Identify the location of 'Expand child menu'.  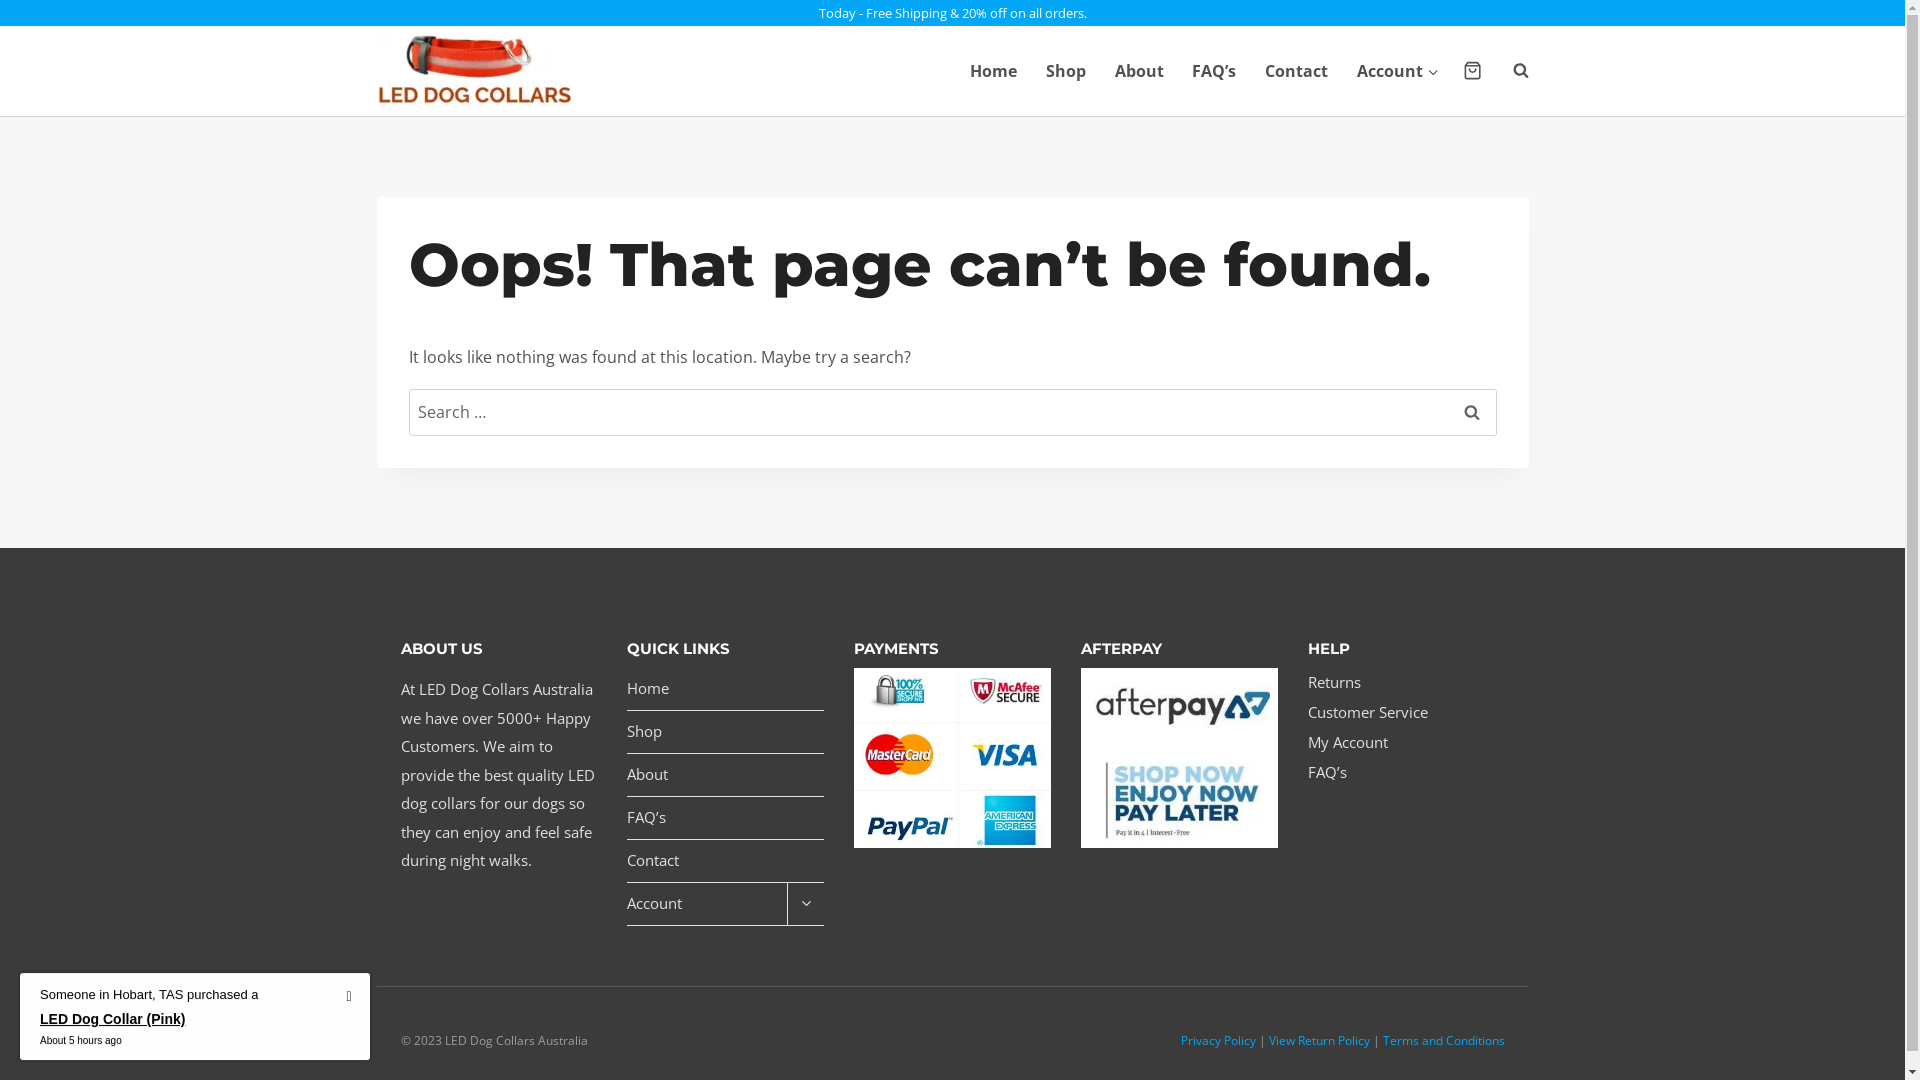
(805, 904).